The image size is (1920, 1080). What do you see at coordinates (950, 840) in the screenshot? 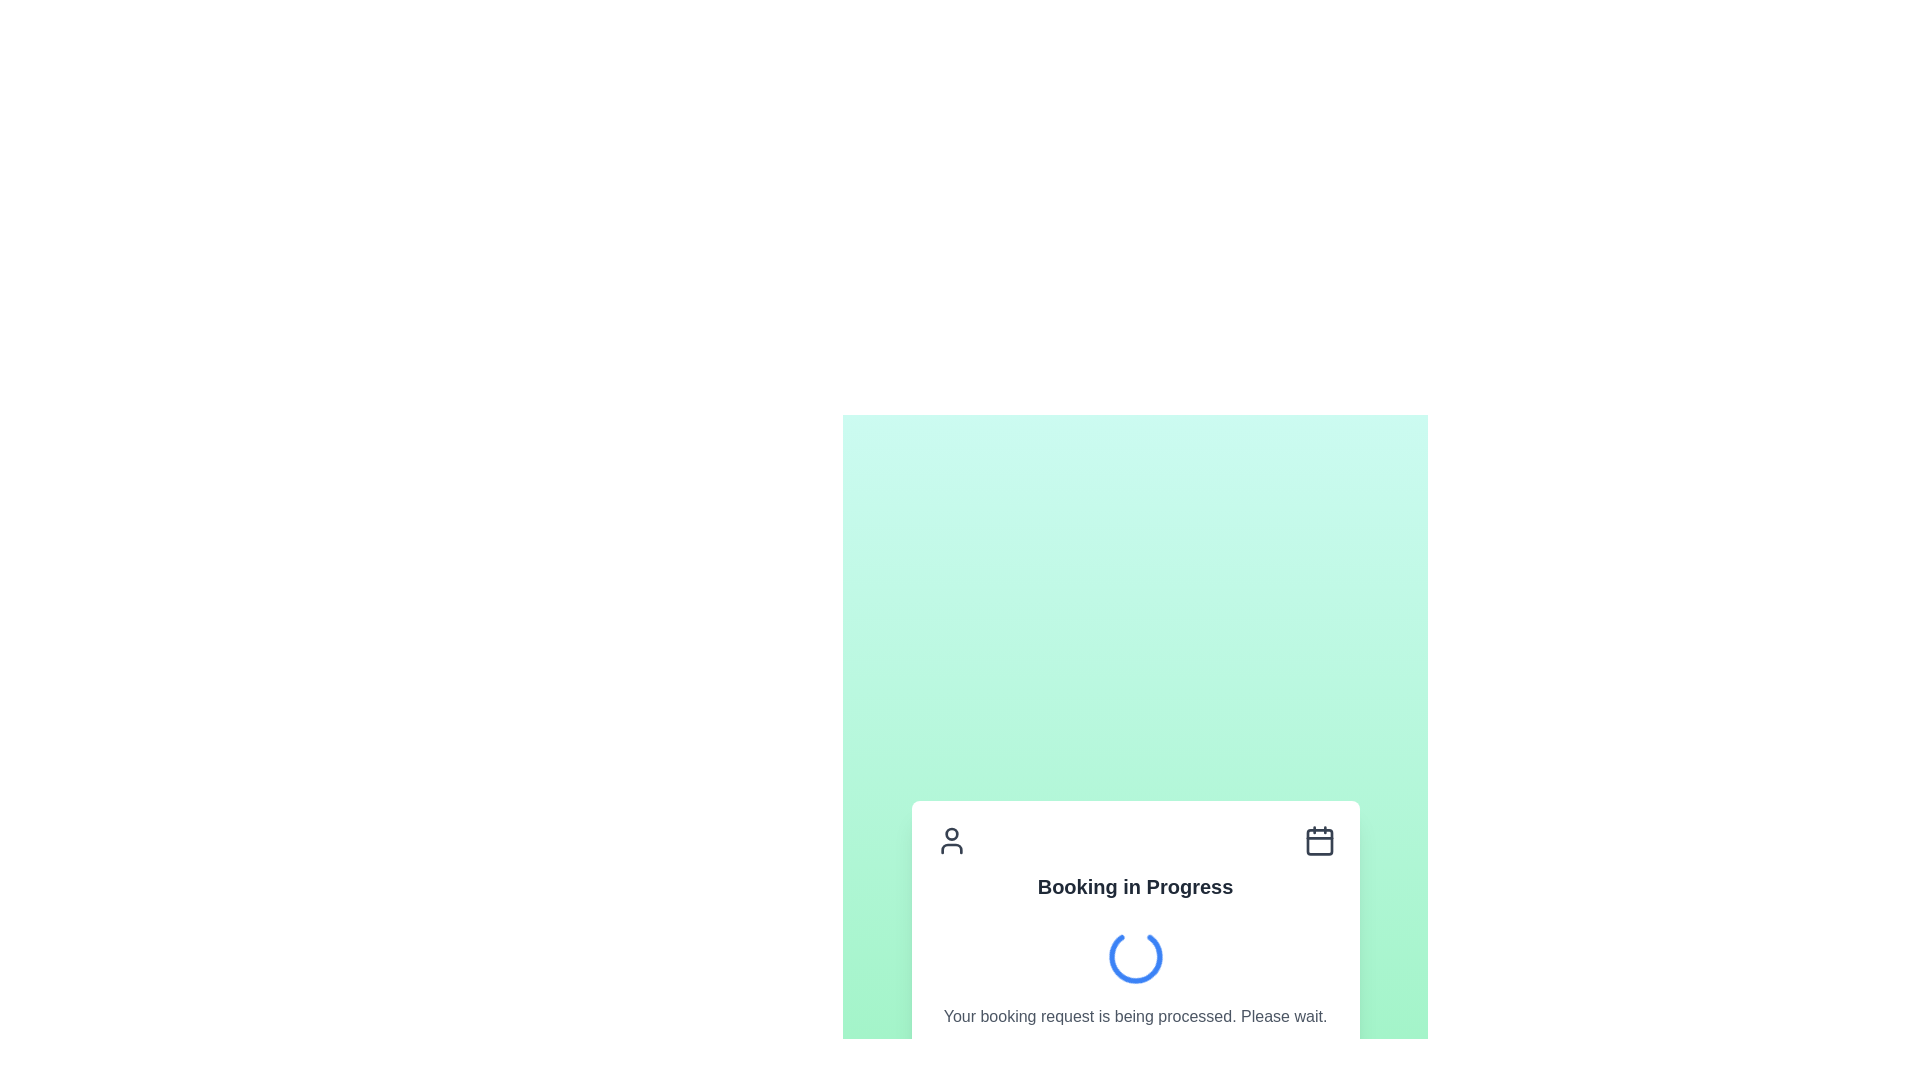
I see `the user-related SVG icon located at the top of the card-like interface` at bounding box center [950, 840].